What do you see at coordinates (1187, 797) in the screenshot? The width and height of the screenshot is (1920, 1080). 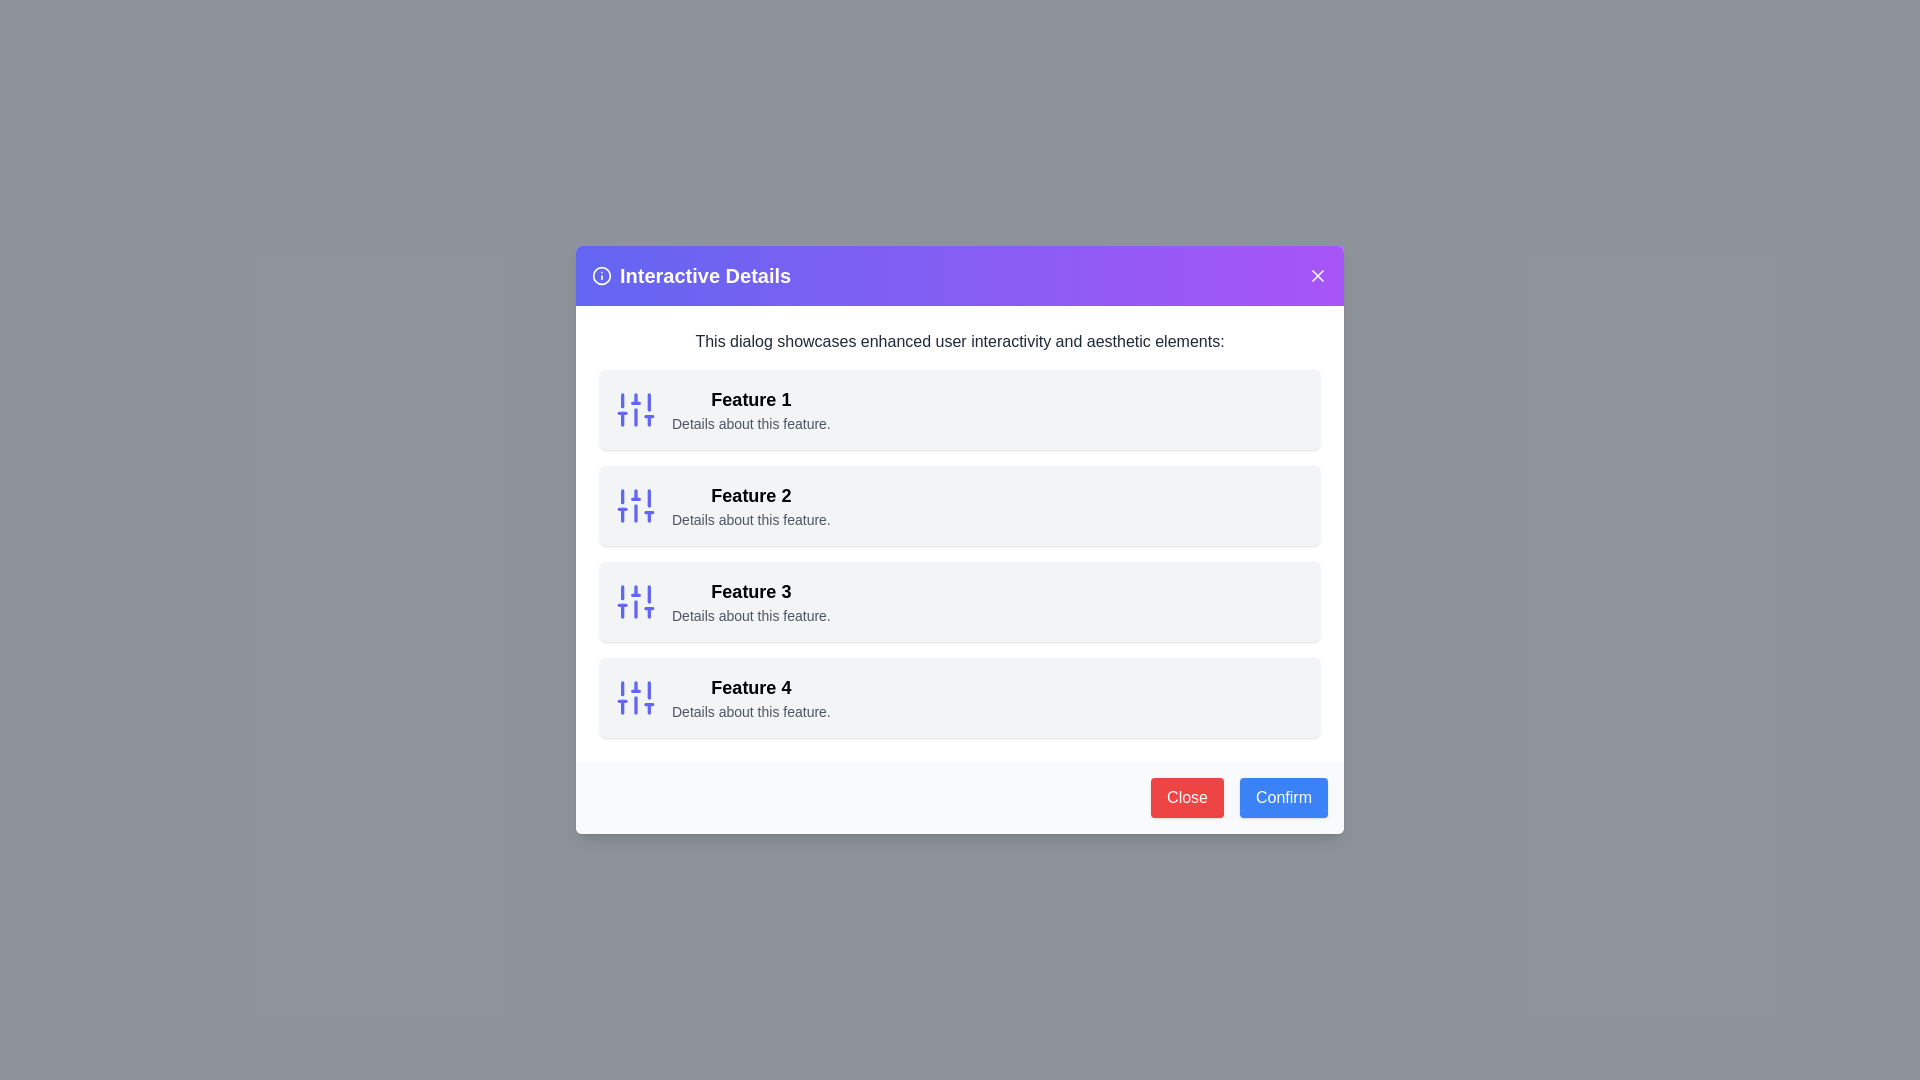 I see `the 'Close' button to observe its hover effect` at bounding box center [1187, 797].